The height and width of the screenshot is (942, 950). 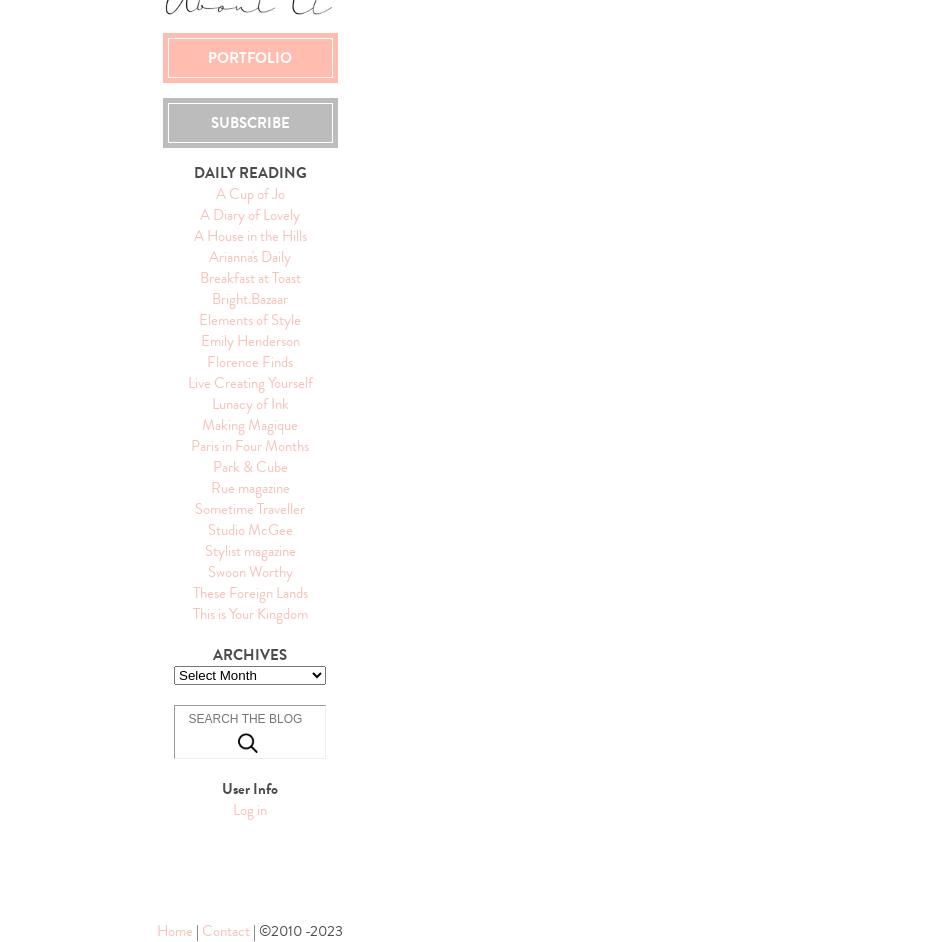 What do you see at coordinates (248, 383) in the screenshot?
I see `'Live Creating Yourself'` at bounding box center [248, 383].